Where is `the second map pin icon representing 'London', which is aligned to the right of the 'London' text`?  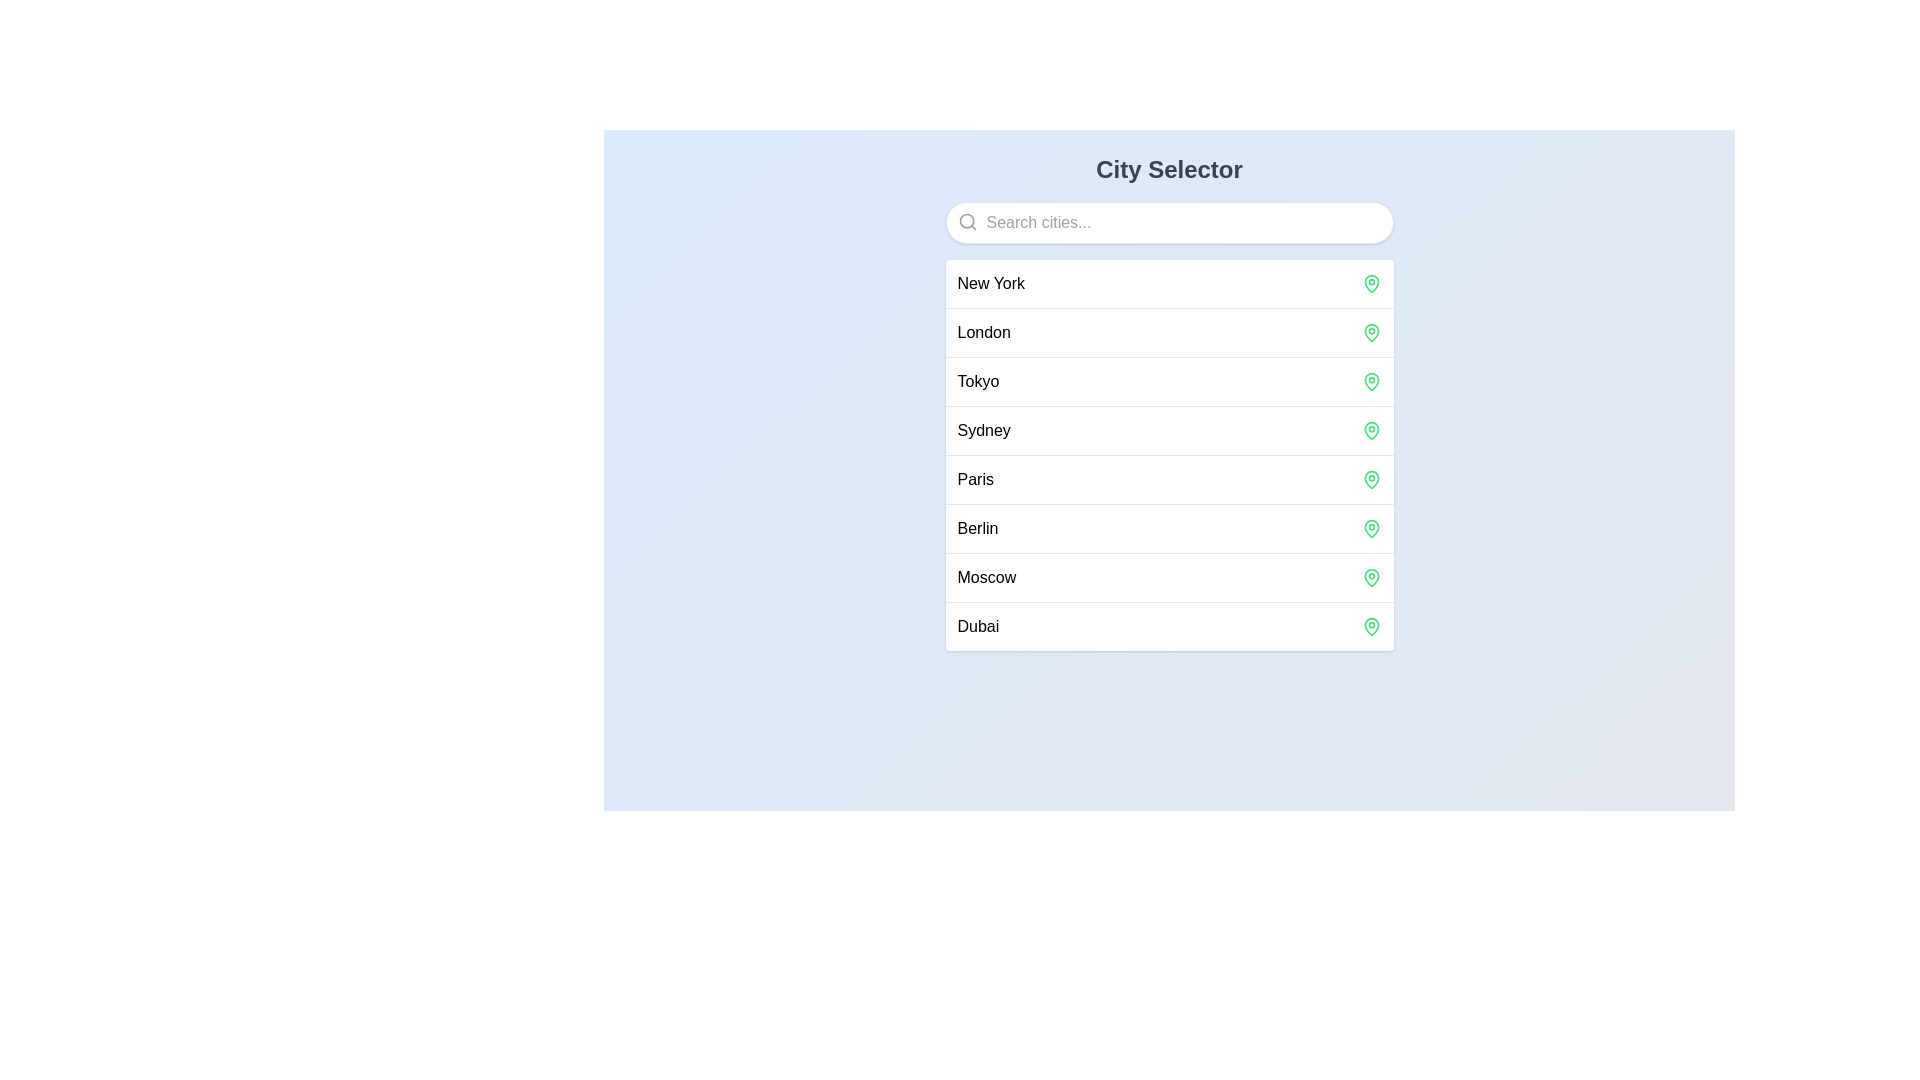 the second map pin icon representing 'London', which is aligned to the right of the 'London' text is located at coordinates (1370, 331).